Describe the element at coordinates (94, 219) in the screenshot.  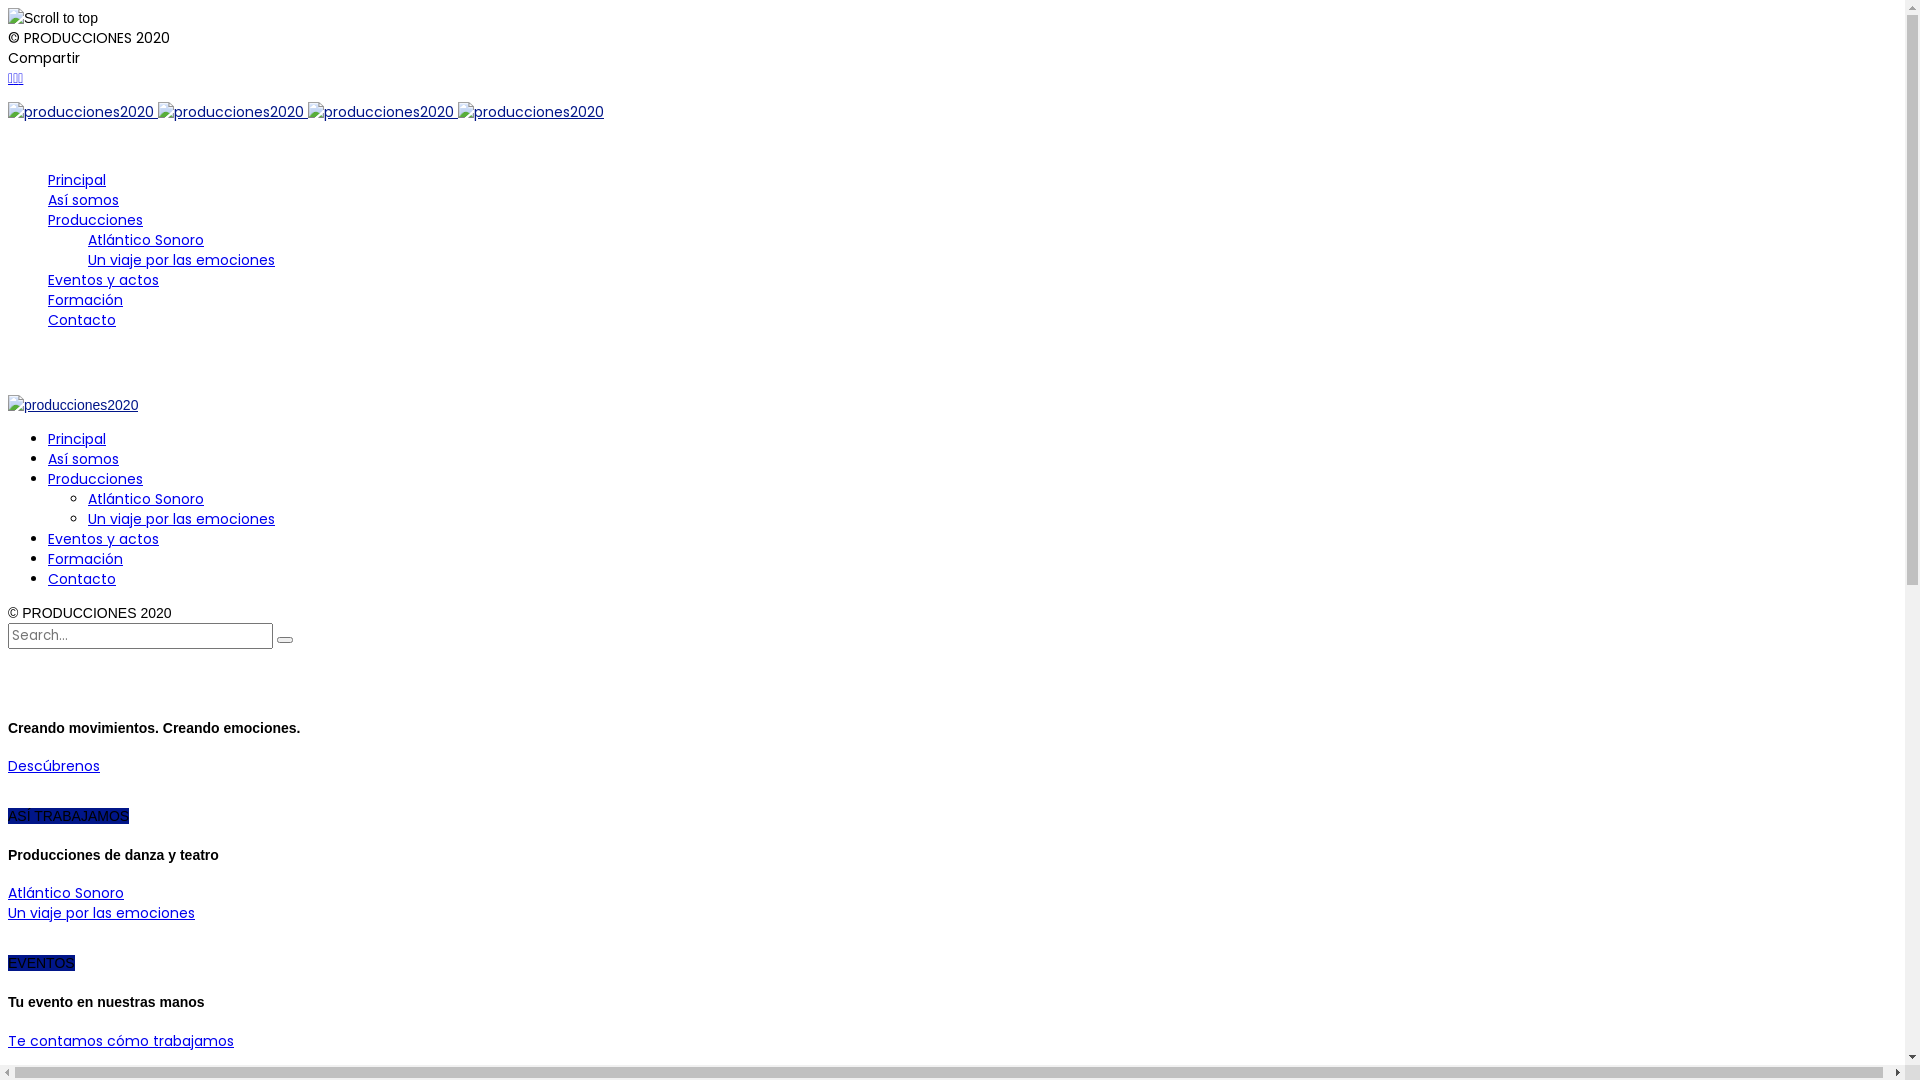
I see `'Producciones'` at that location.